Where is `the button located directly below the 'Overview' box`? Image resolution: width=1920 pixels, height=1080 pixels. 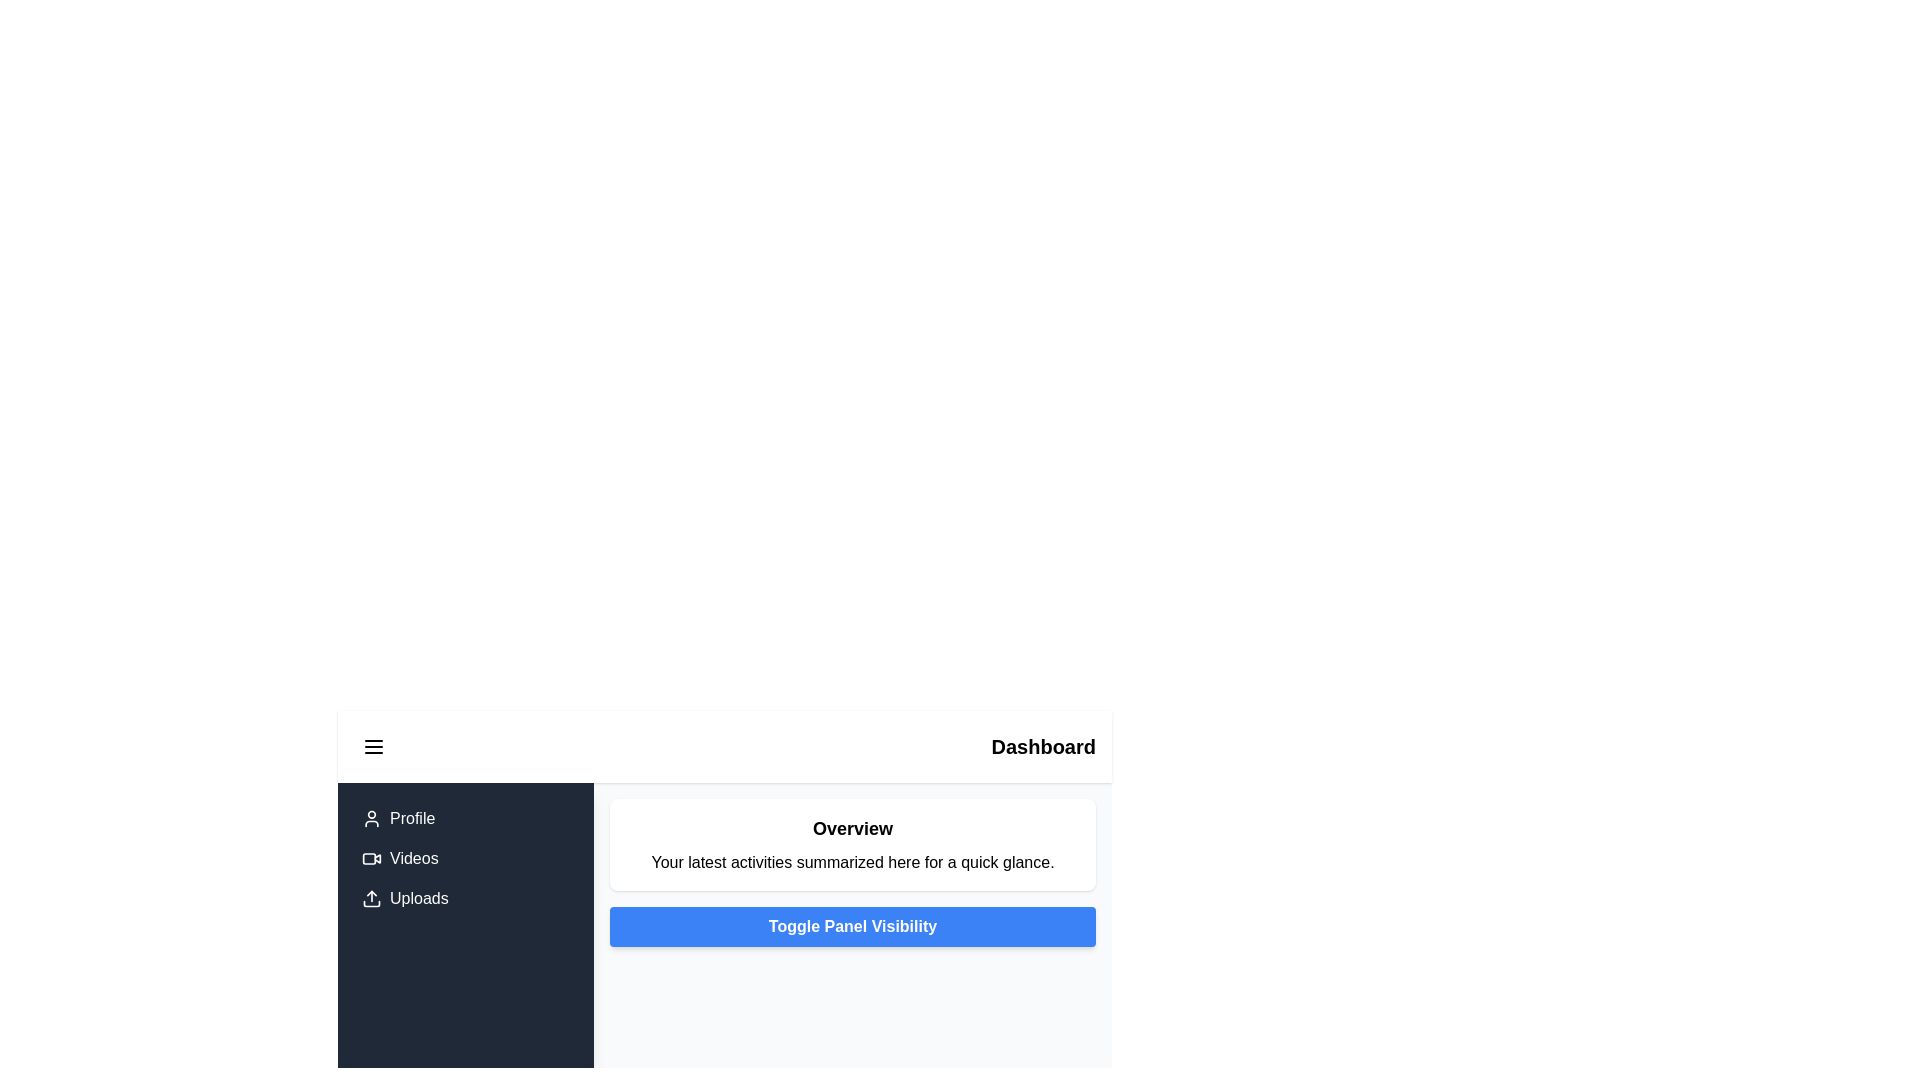
the button located directly below the 'Overview' box is located at coordinates (853, 926).